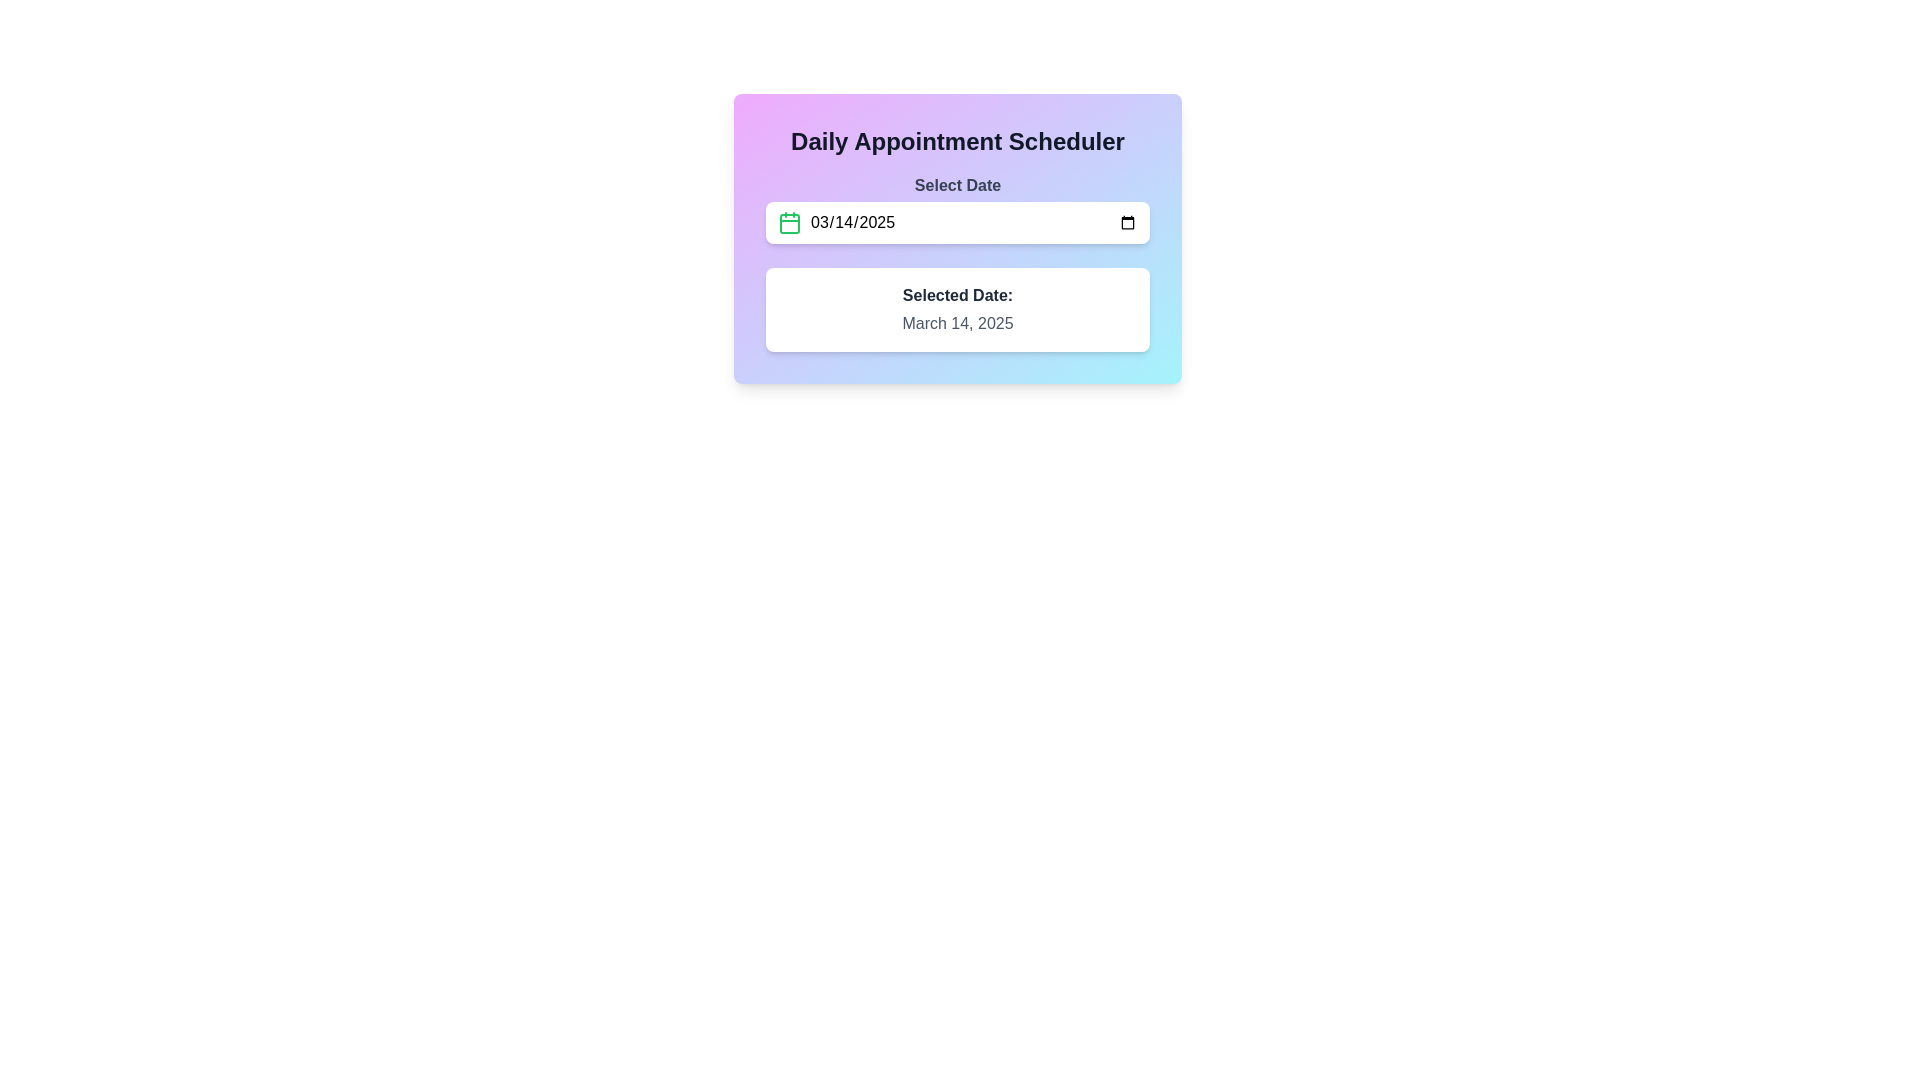 This screenshot has width=1920, height=1080. What do you see at coordinates (957, 208) in the screenshot?
I see `the date input field labeled 'Select Date'` at bounding box center [957, 208].